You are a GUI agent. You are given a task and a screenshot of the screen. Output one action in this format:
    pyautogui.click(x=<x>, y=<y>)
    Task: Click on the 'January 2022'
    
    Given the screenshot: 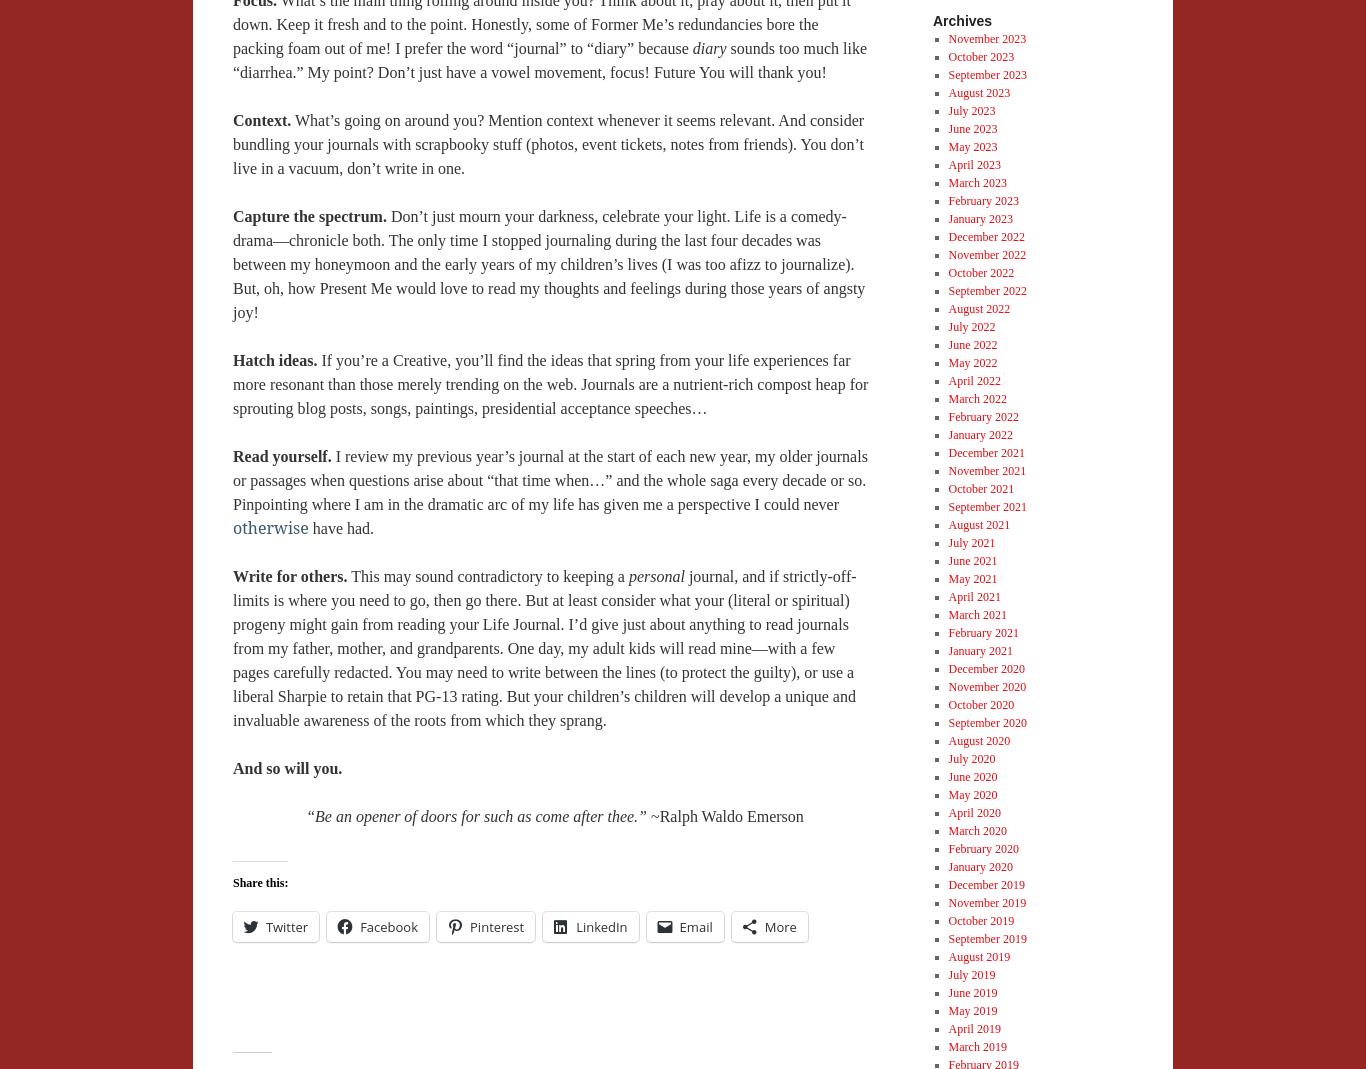 What is the action you would take?
    pyautogui.click(x=979, y=433)
    